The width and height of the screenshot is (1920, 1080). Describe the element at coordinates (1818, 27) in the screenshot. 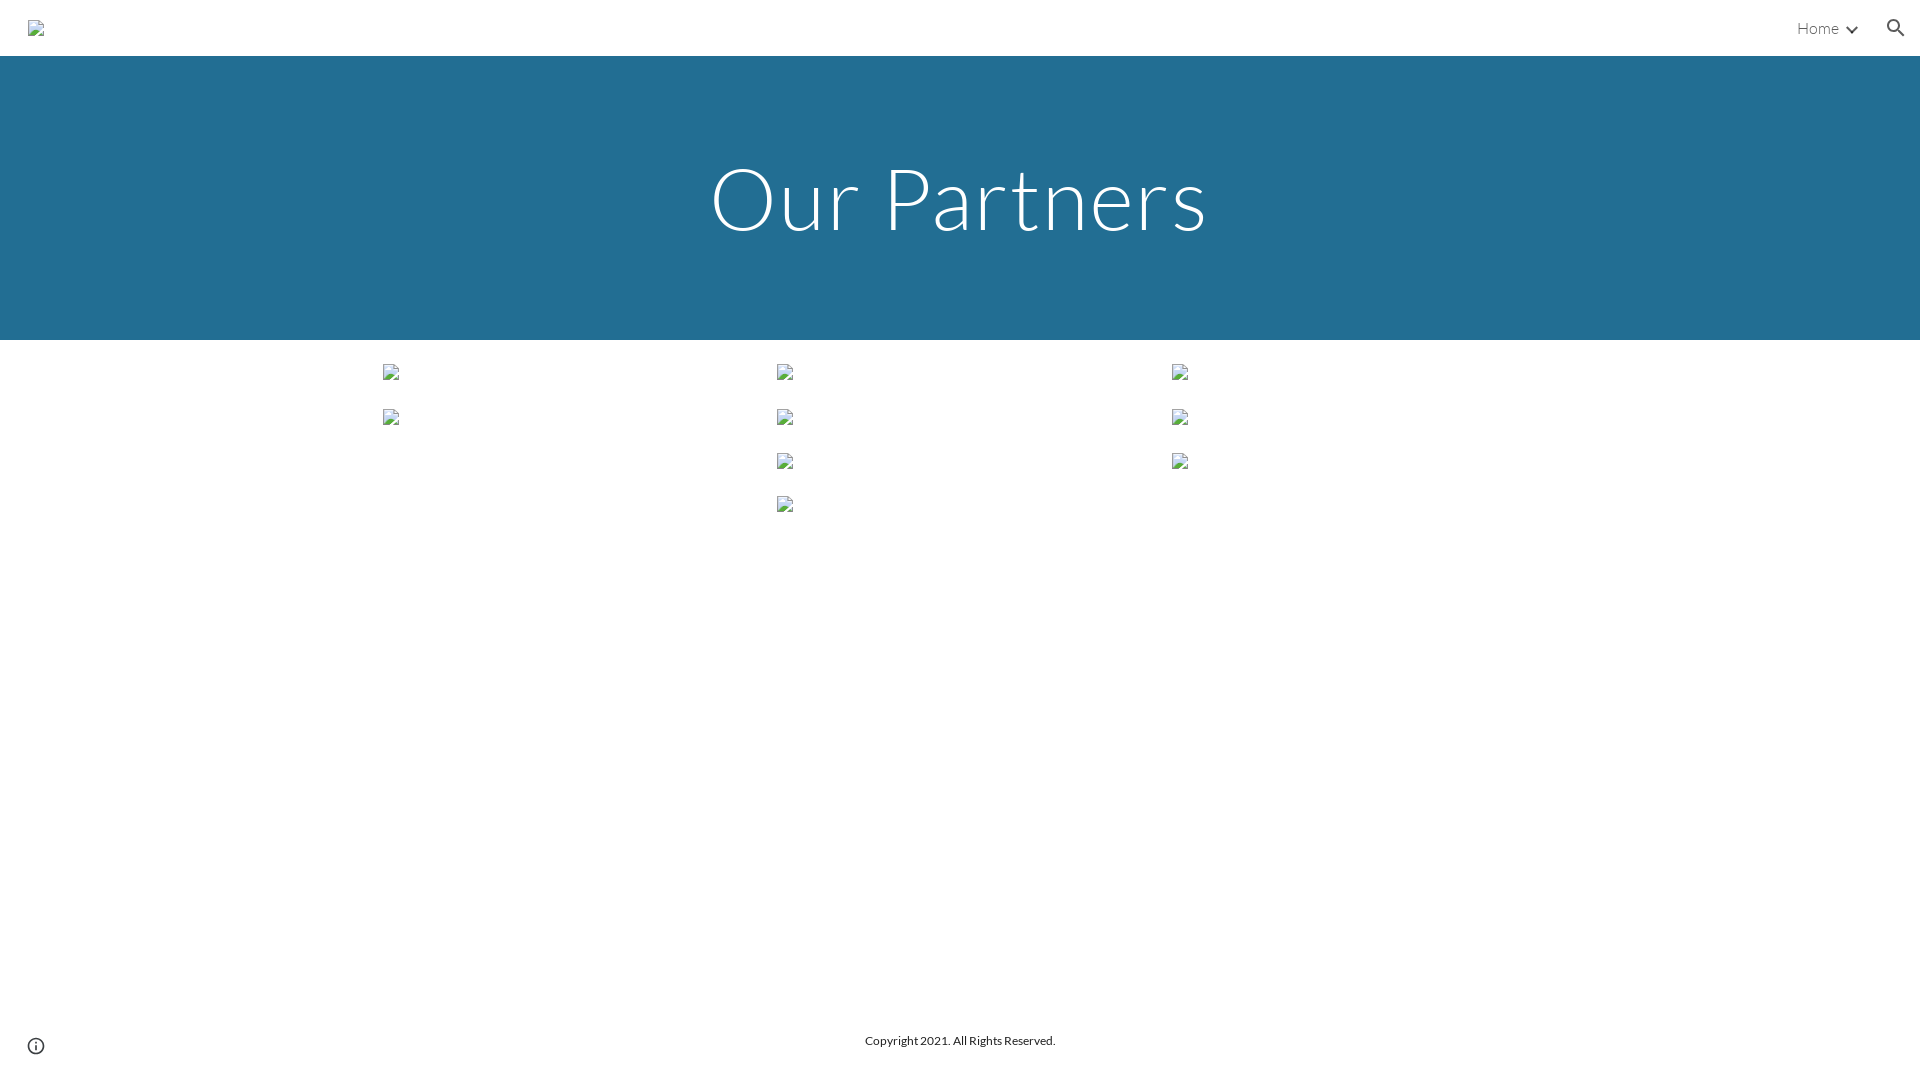

I see `'Home'` at that location.